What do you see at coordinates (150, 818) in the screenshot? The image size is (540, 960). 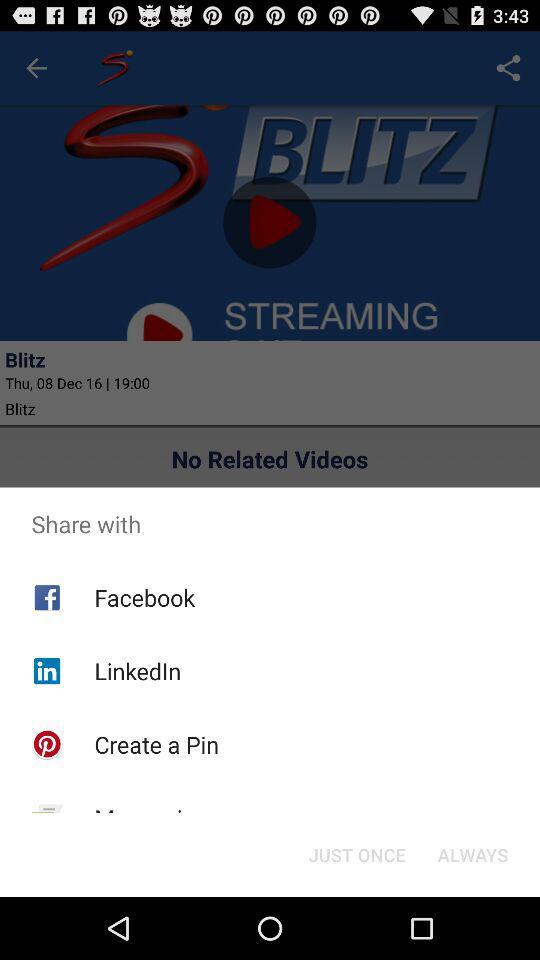 I see `the messaging app` at bounding box center [150, 818].